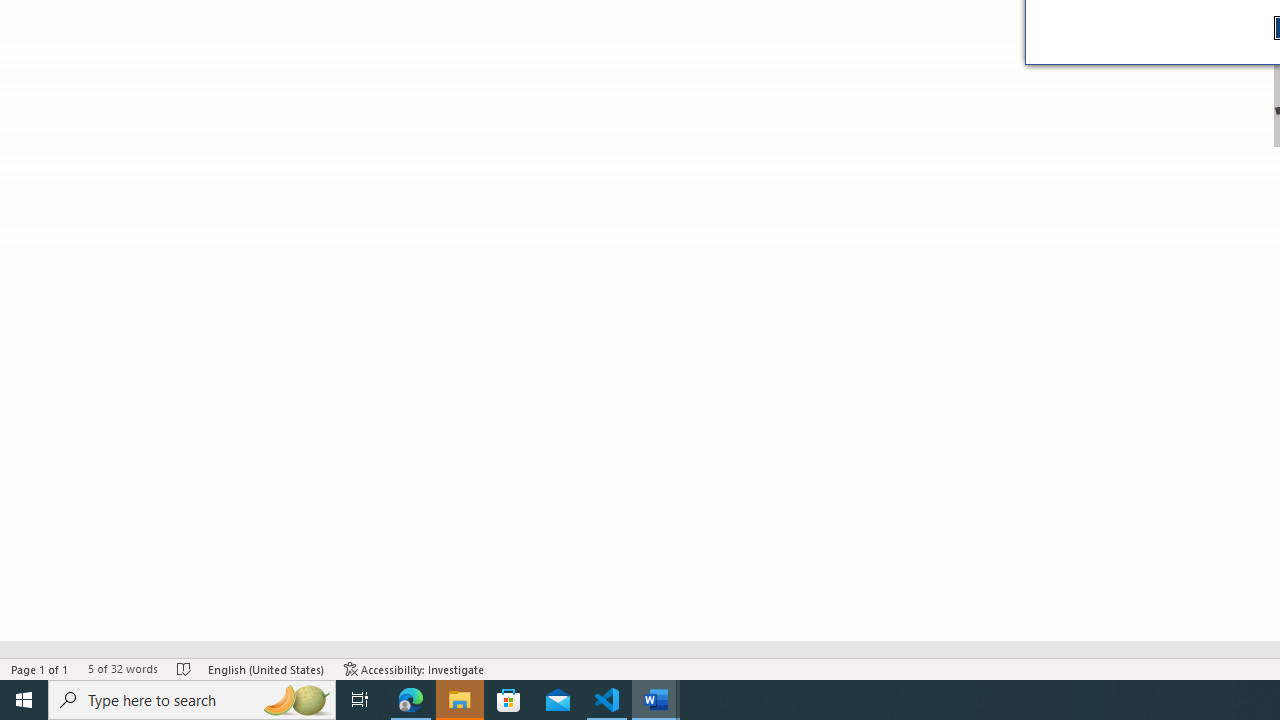 This screenshot has height=720, width=1280. I want to click on 'Type here to search', so click(192, 698).